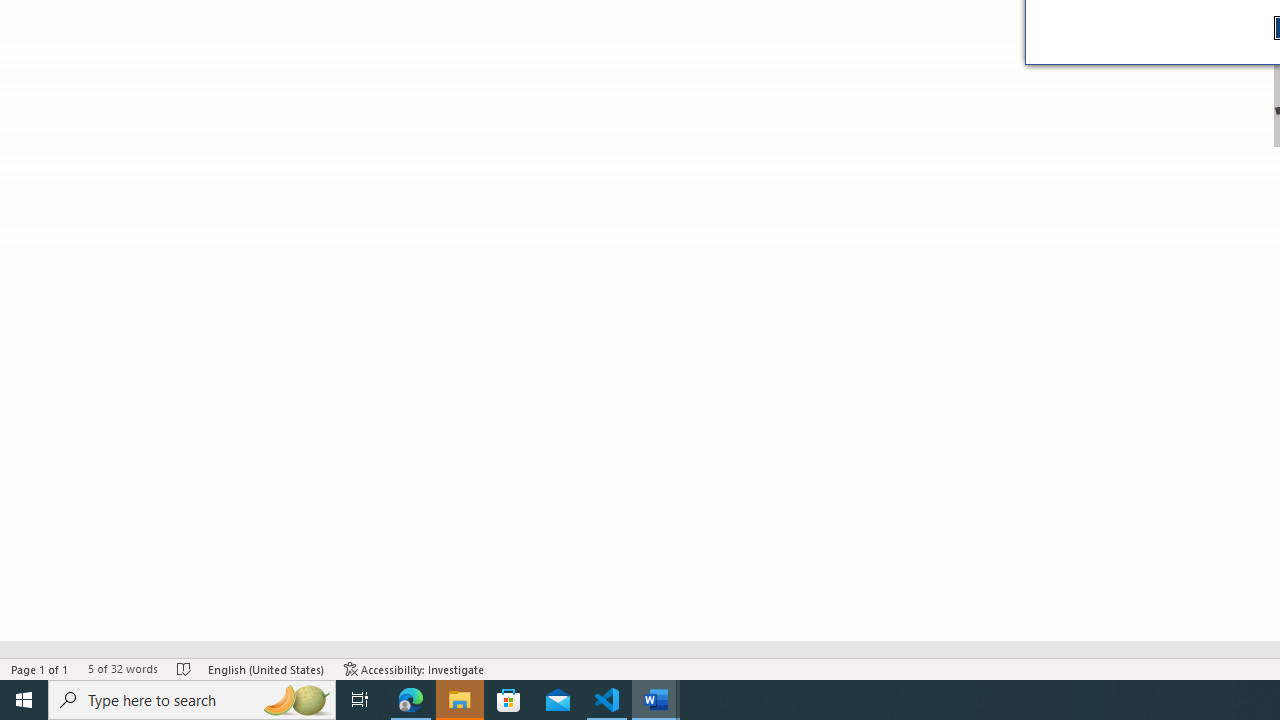 This screenshot has height=720, width=1280. I want to click on 'Type here to search', so click(192, 698).